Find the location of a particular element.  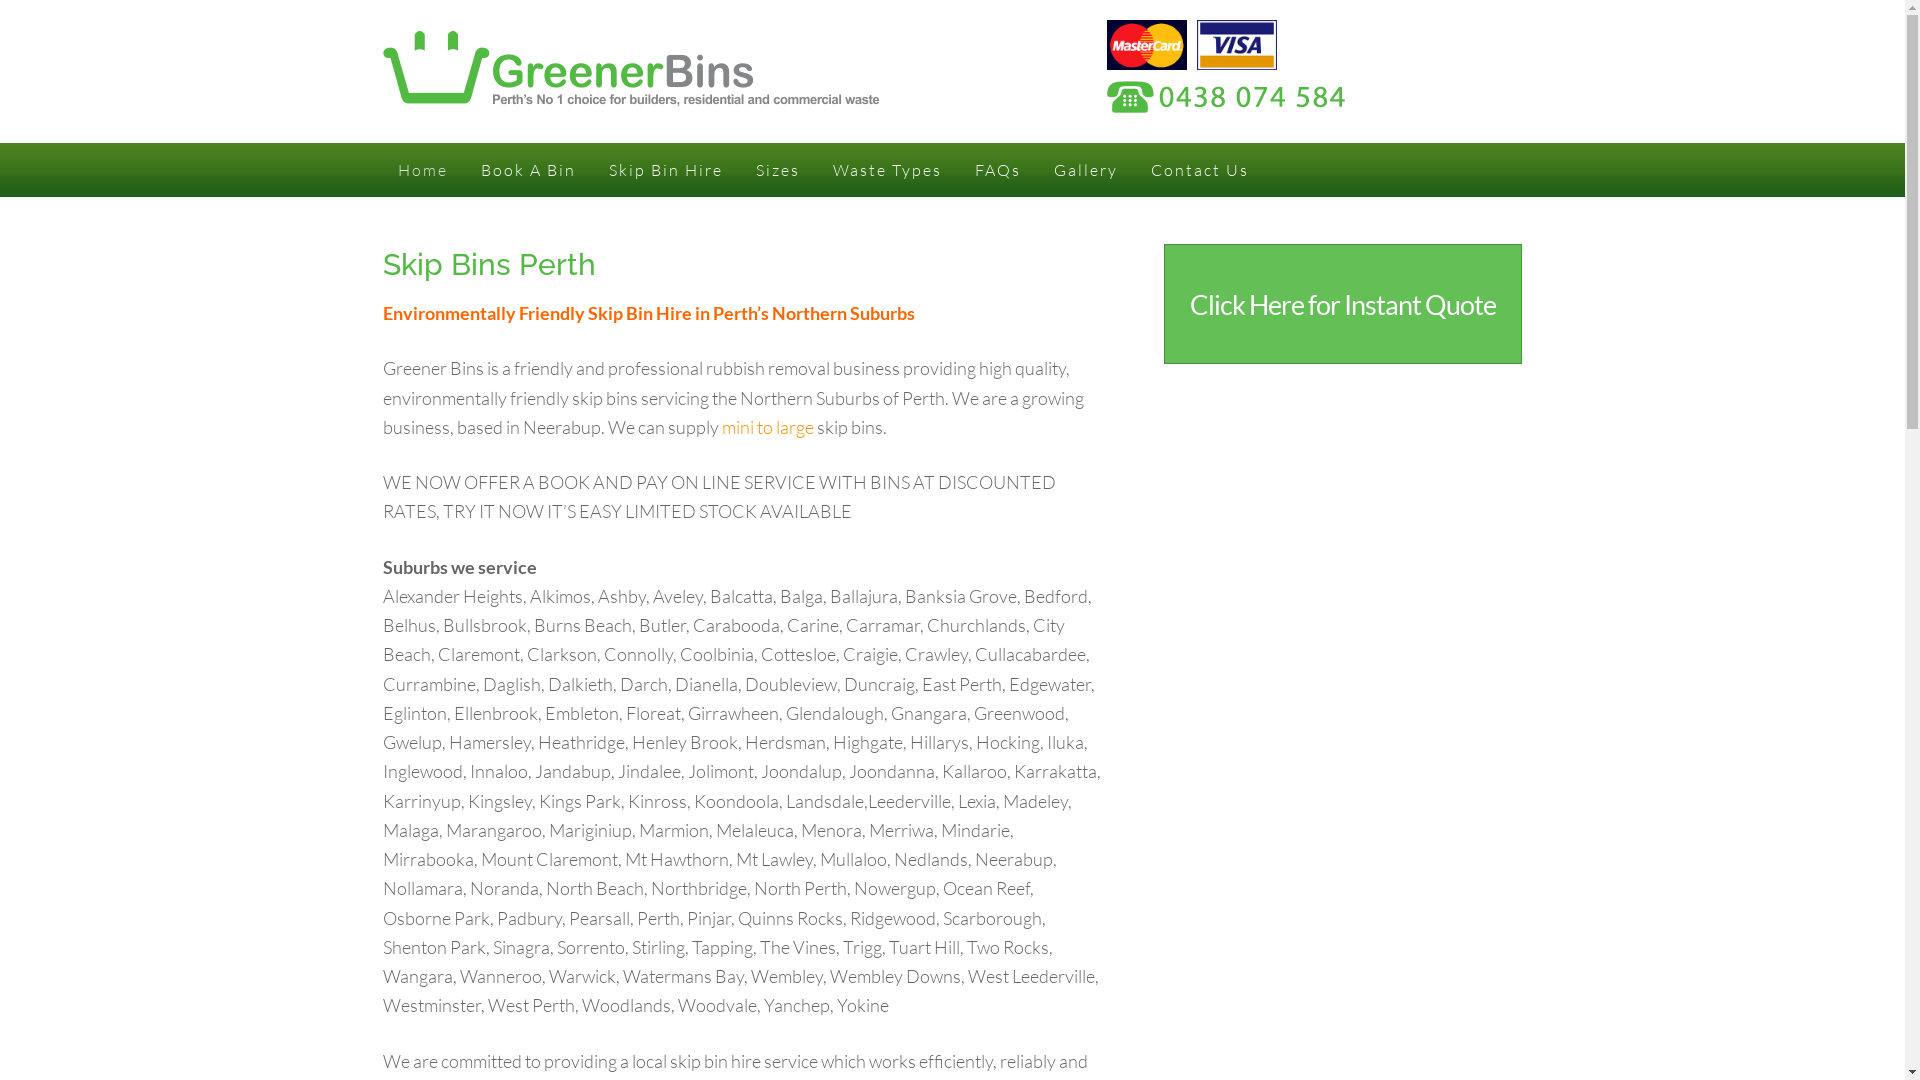

'Book A Bin' is located at coordinates (528, 168).